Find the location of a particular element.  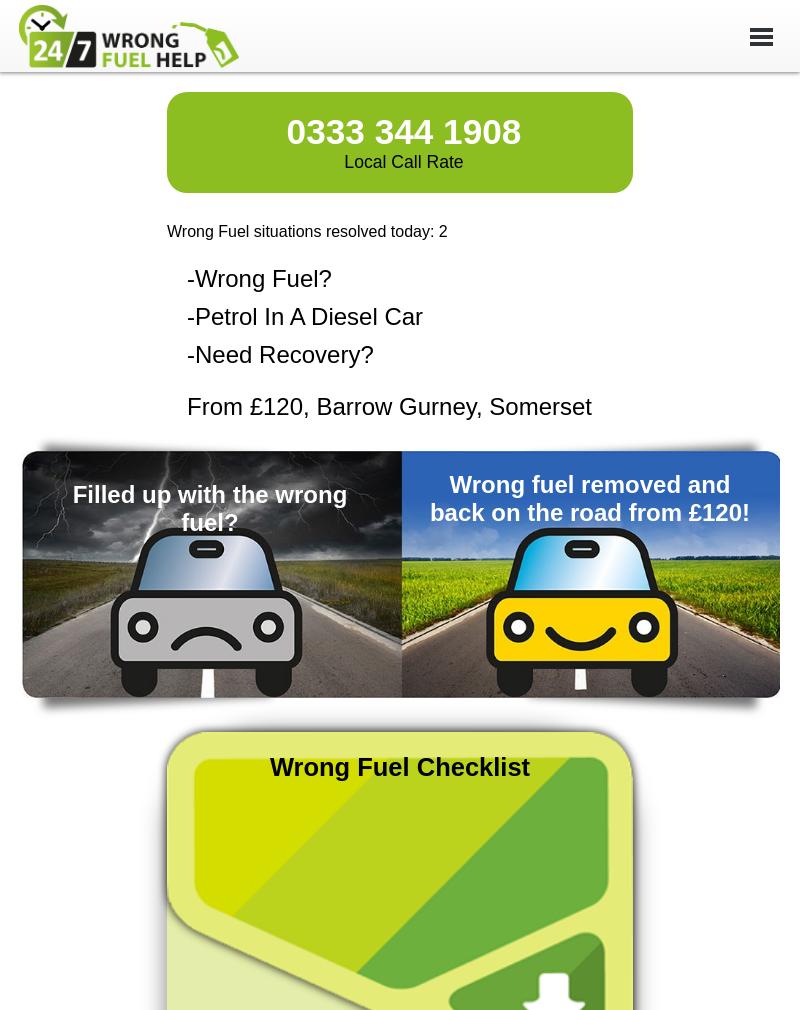

'Wrong fuel removed and back on the road from £120!' is located at coordinates (429, 497).